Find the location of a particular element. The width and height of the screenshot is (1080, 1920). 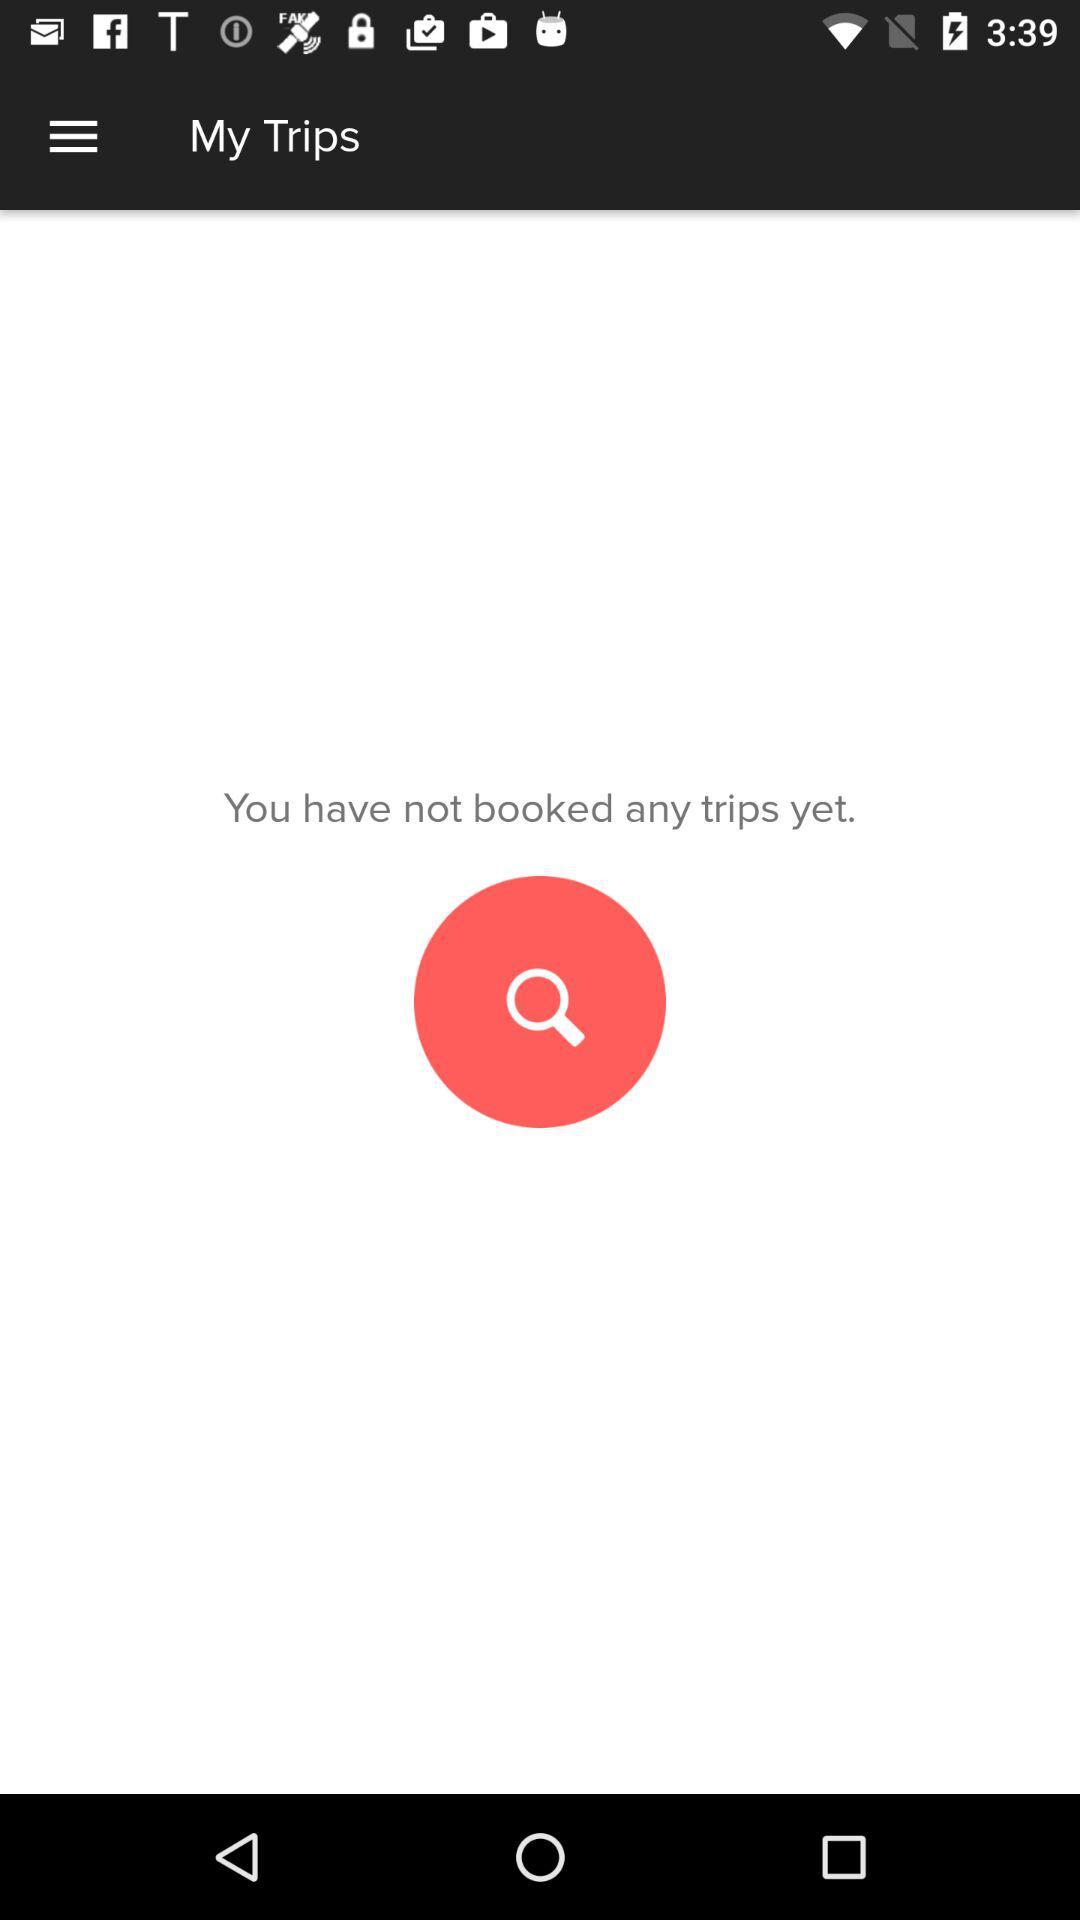

search is located at coordinates (540, 1002).